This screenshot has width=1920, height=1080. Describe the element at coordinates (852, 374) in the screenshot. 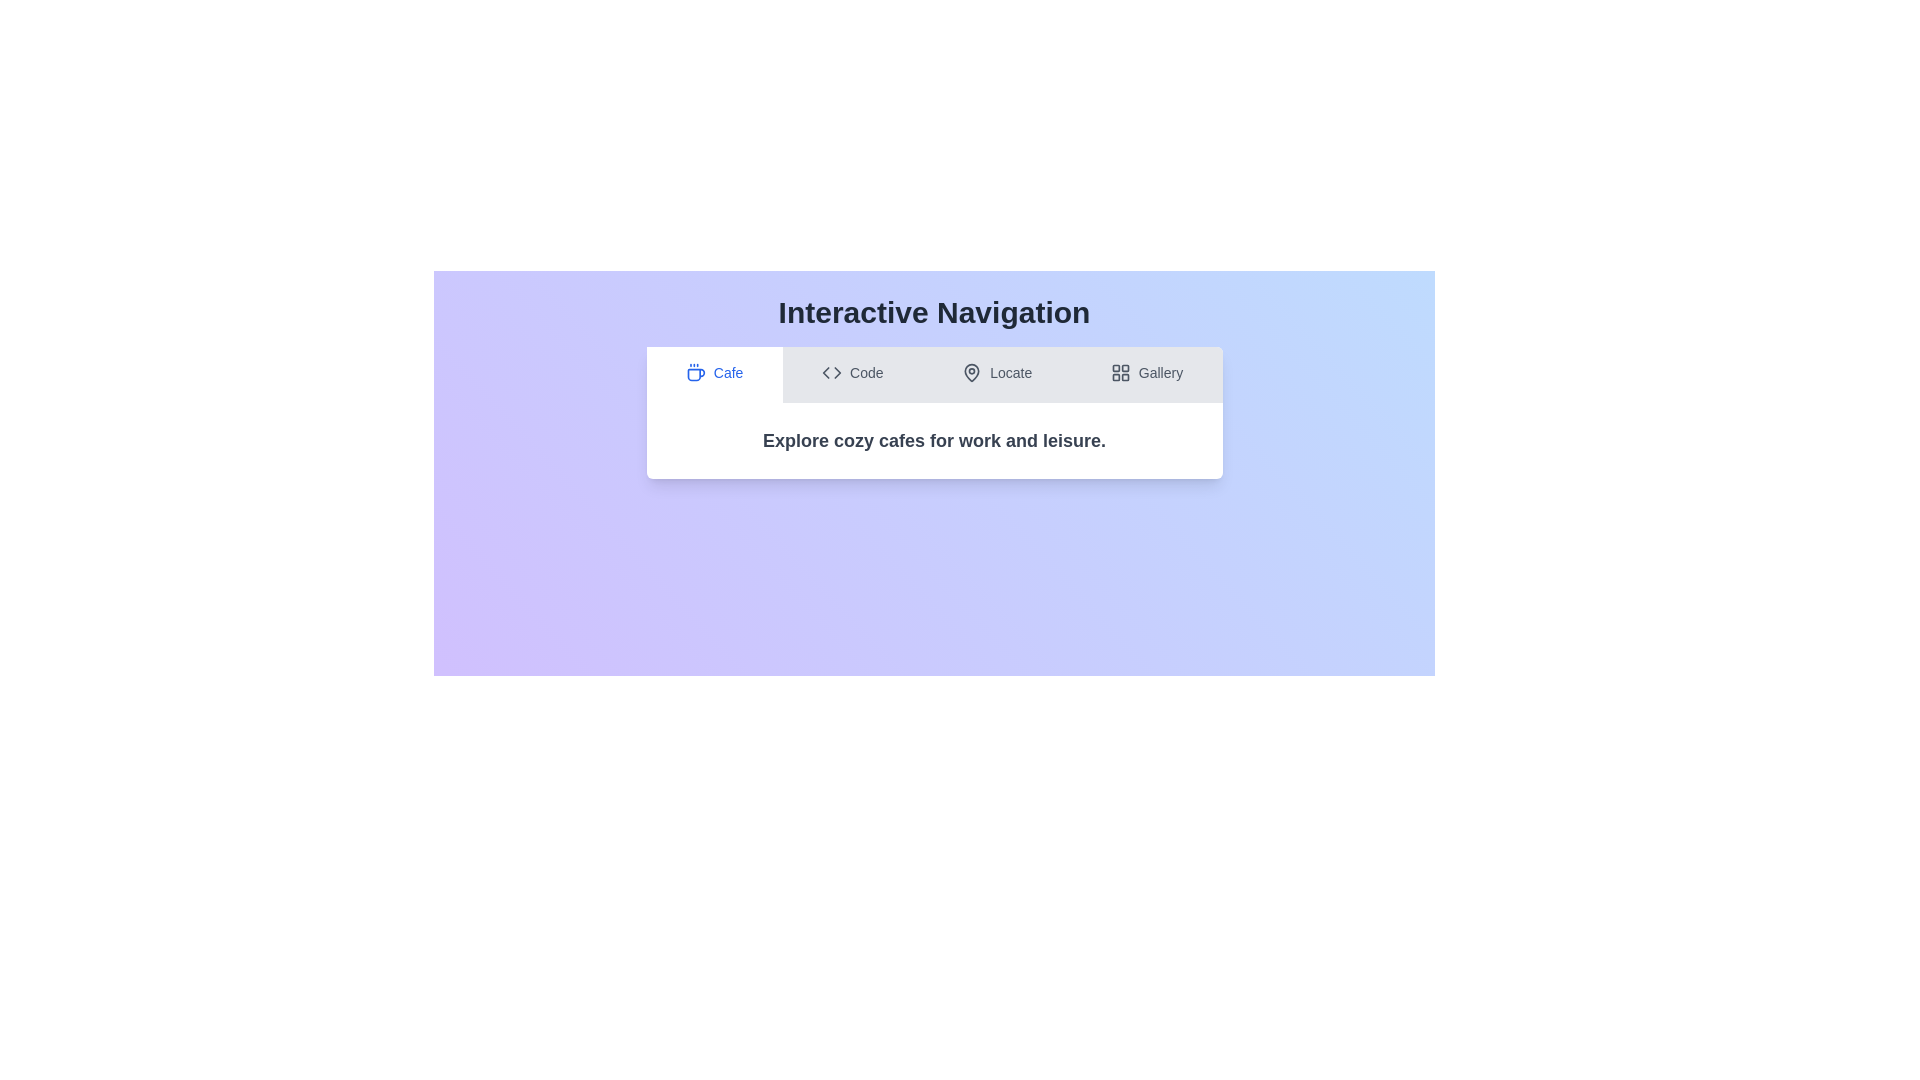

I see `the tab labeled 'Code' to preview its interaction effect` at that location.